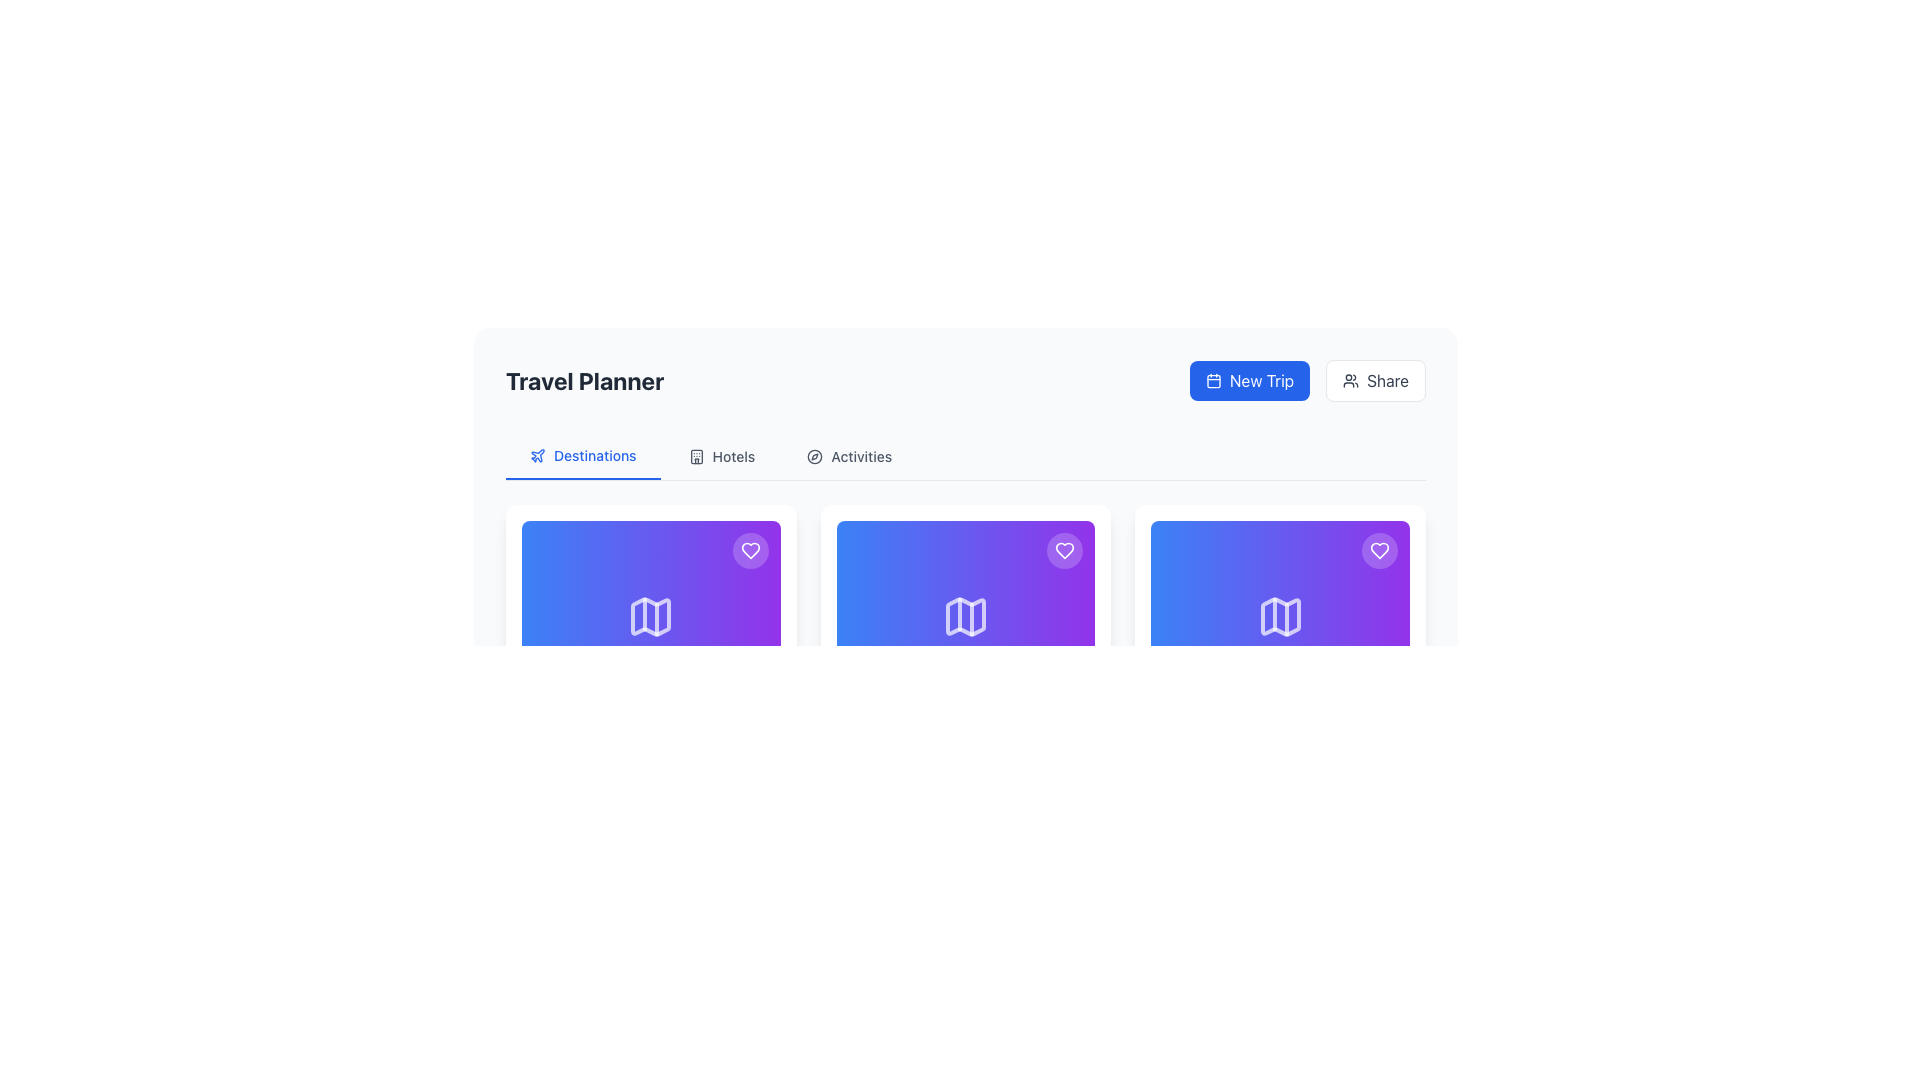  I want to click on the map-like icon featuring three connected panels, which is centrally located within the first card of a horizontal row of similar cards, for interaction, so click(651, 616).